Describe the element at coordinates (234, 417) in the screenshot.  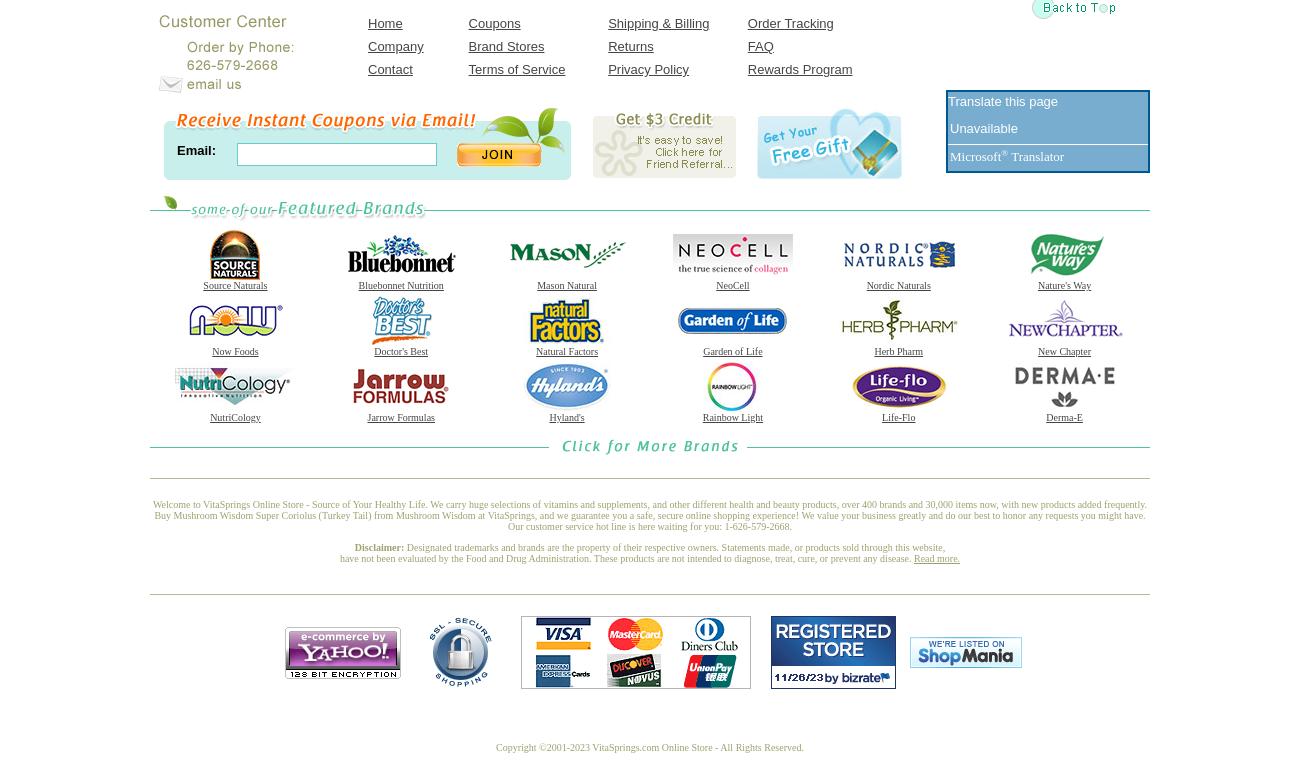
I see `'NutriCology'` at that location.